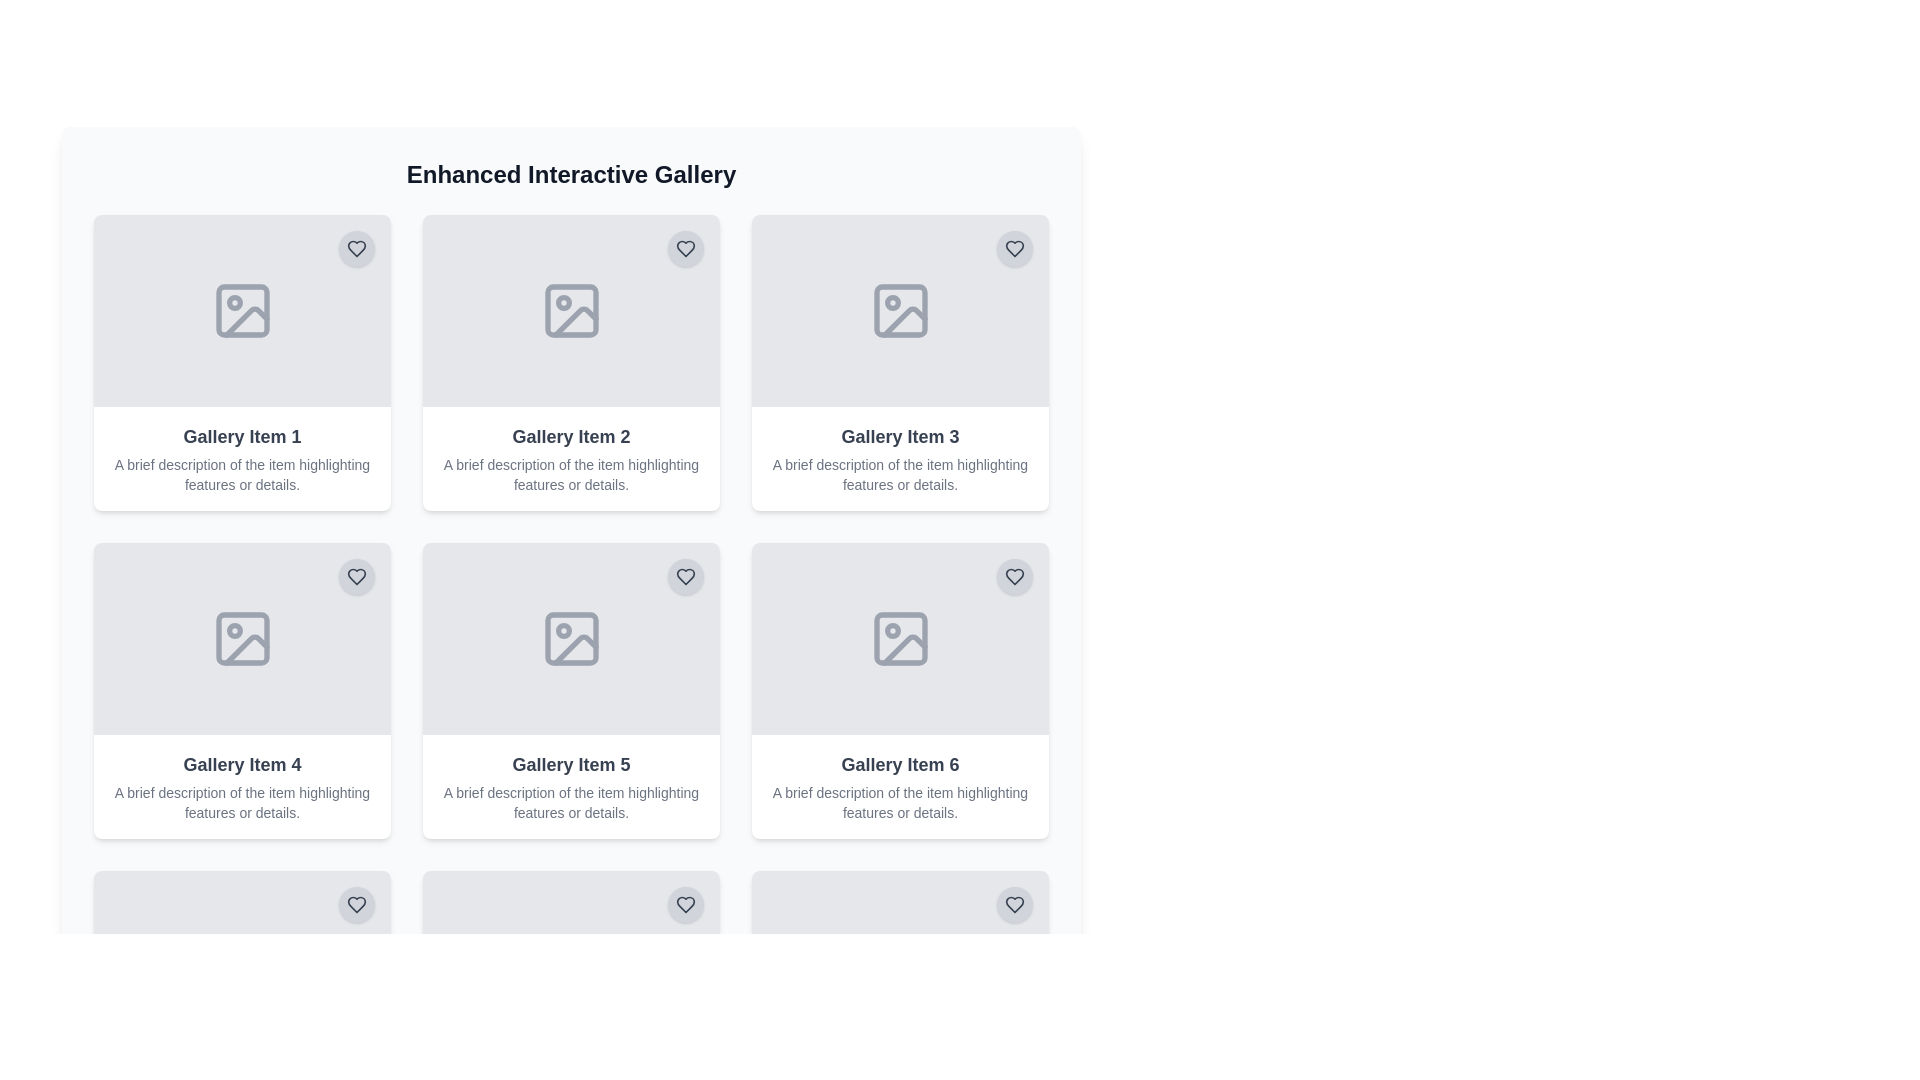 Image resolution: width=1920 pixels, height=1080 pixels. What do you see at coordinates (899, 966) in the screenshot?
I see `image placeholder icon located in the sixth item of a 2x3 grid layout in the gallery, positioned above the text details of 'Gallery Item 6'` at bounding box center [899, 966].